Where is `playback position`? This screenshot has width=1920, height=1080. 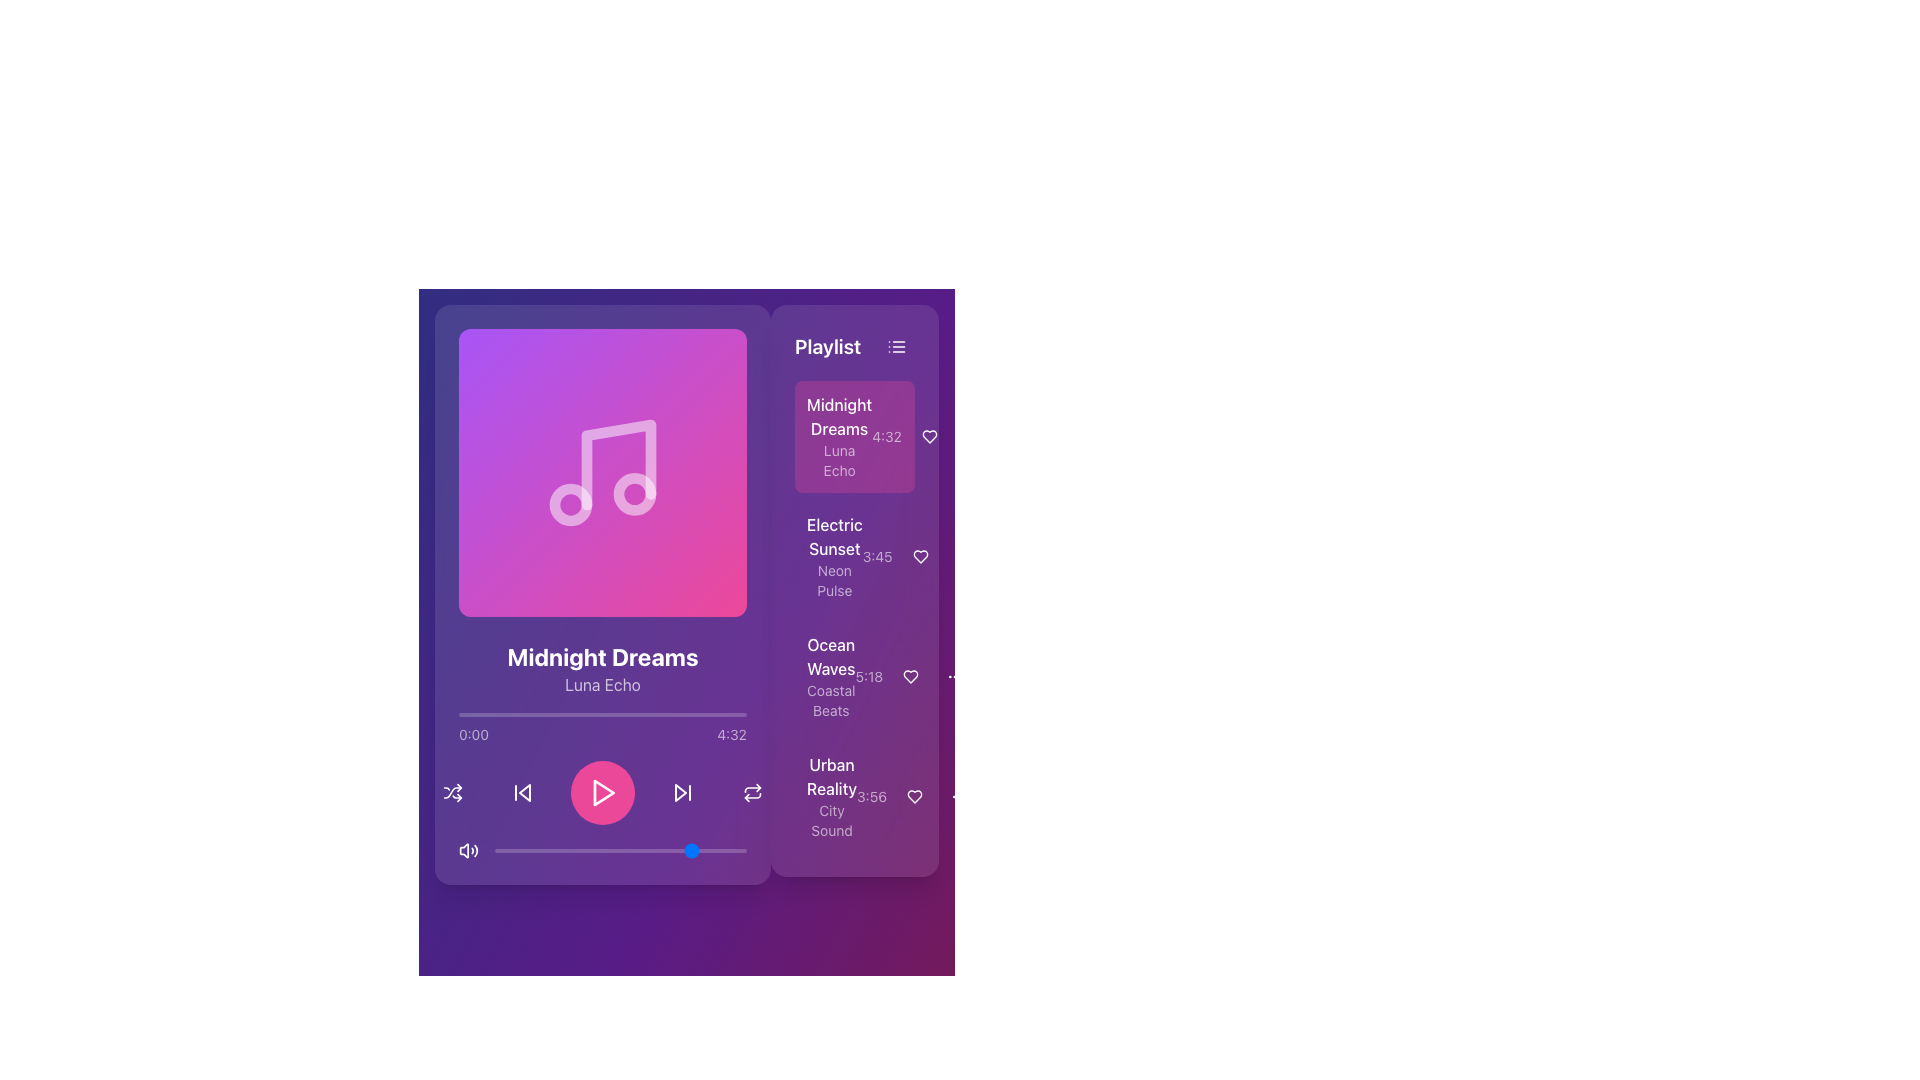
playback position is located at coordinates (616, 713).